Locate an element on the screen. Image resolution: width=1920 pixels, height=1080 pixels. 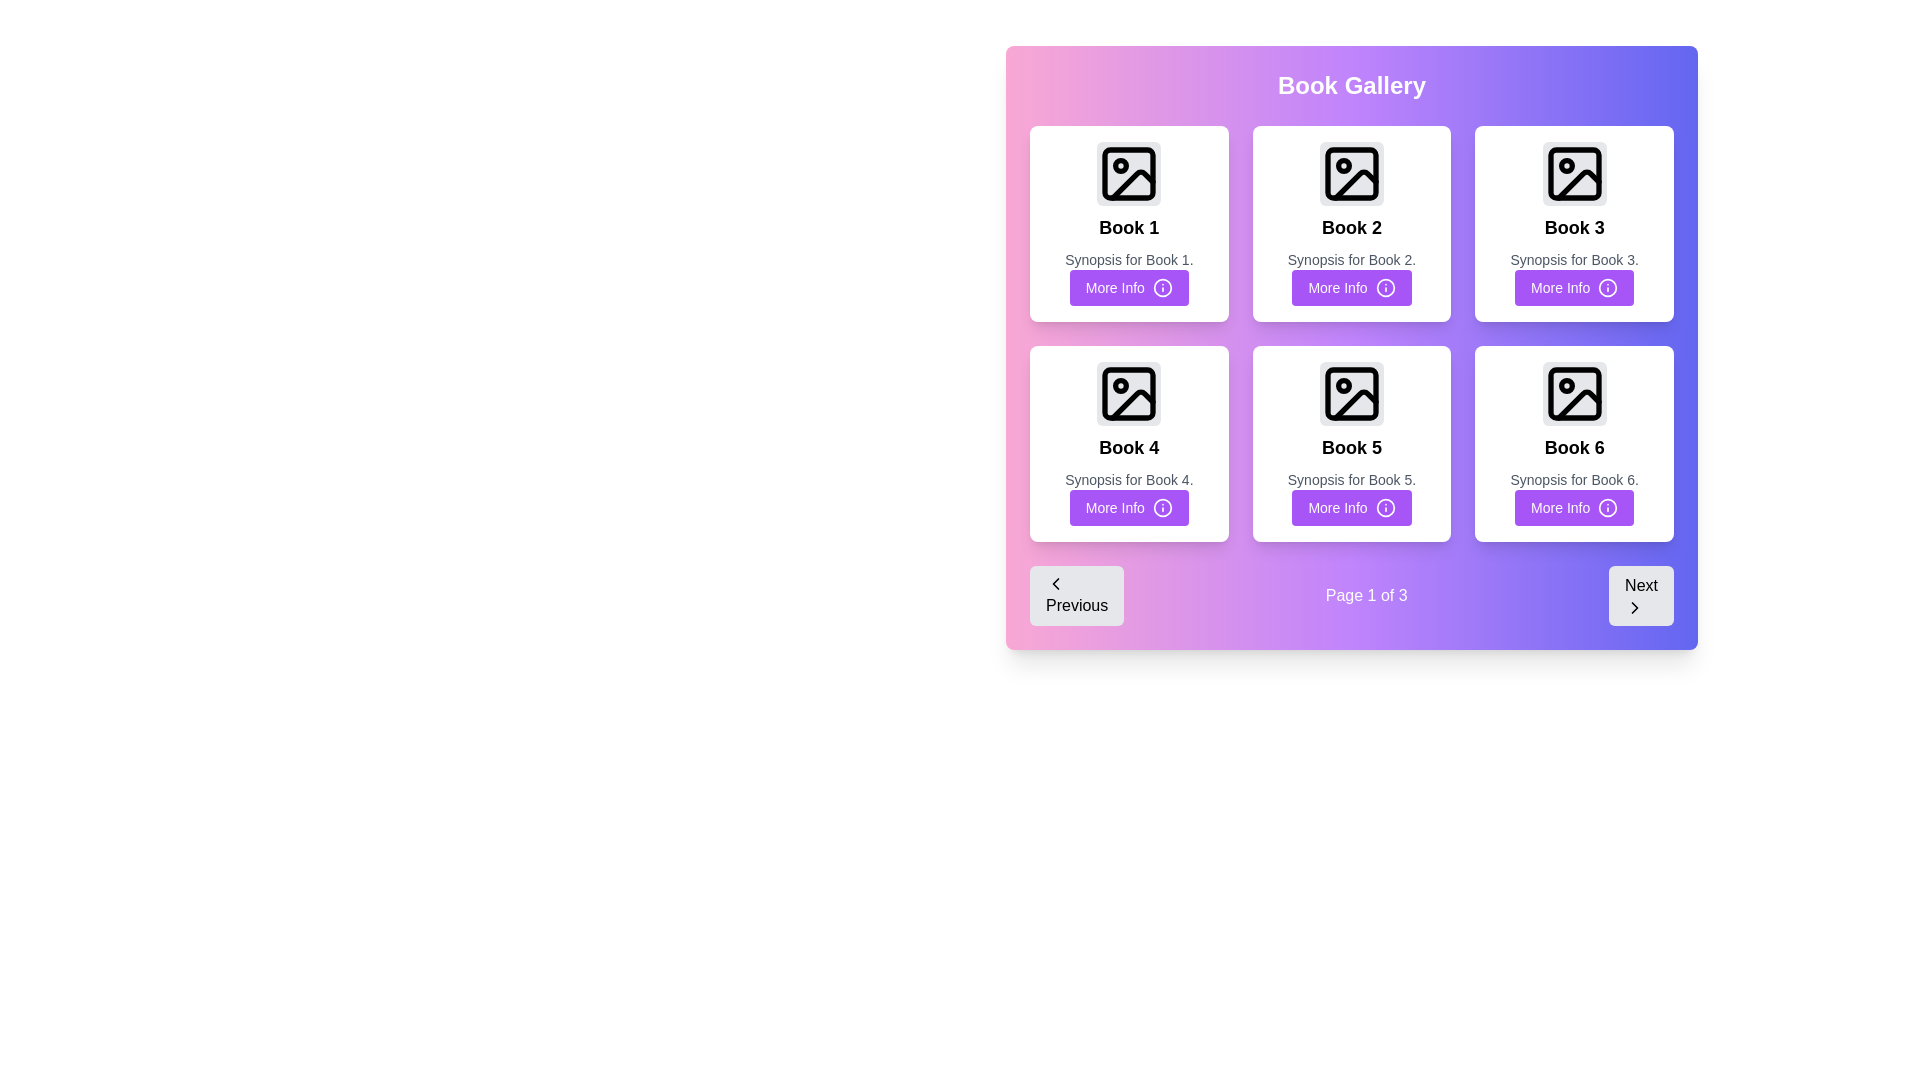
the rounded rectangle inside the image icon of the 'Book 3' card located in the top-right corner of the grid is located at coordinates (1573, 172).